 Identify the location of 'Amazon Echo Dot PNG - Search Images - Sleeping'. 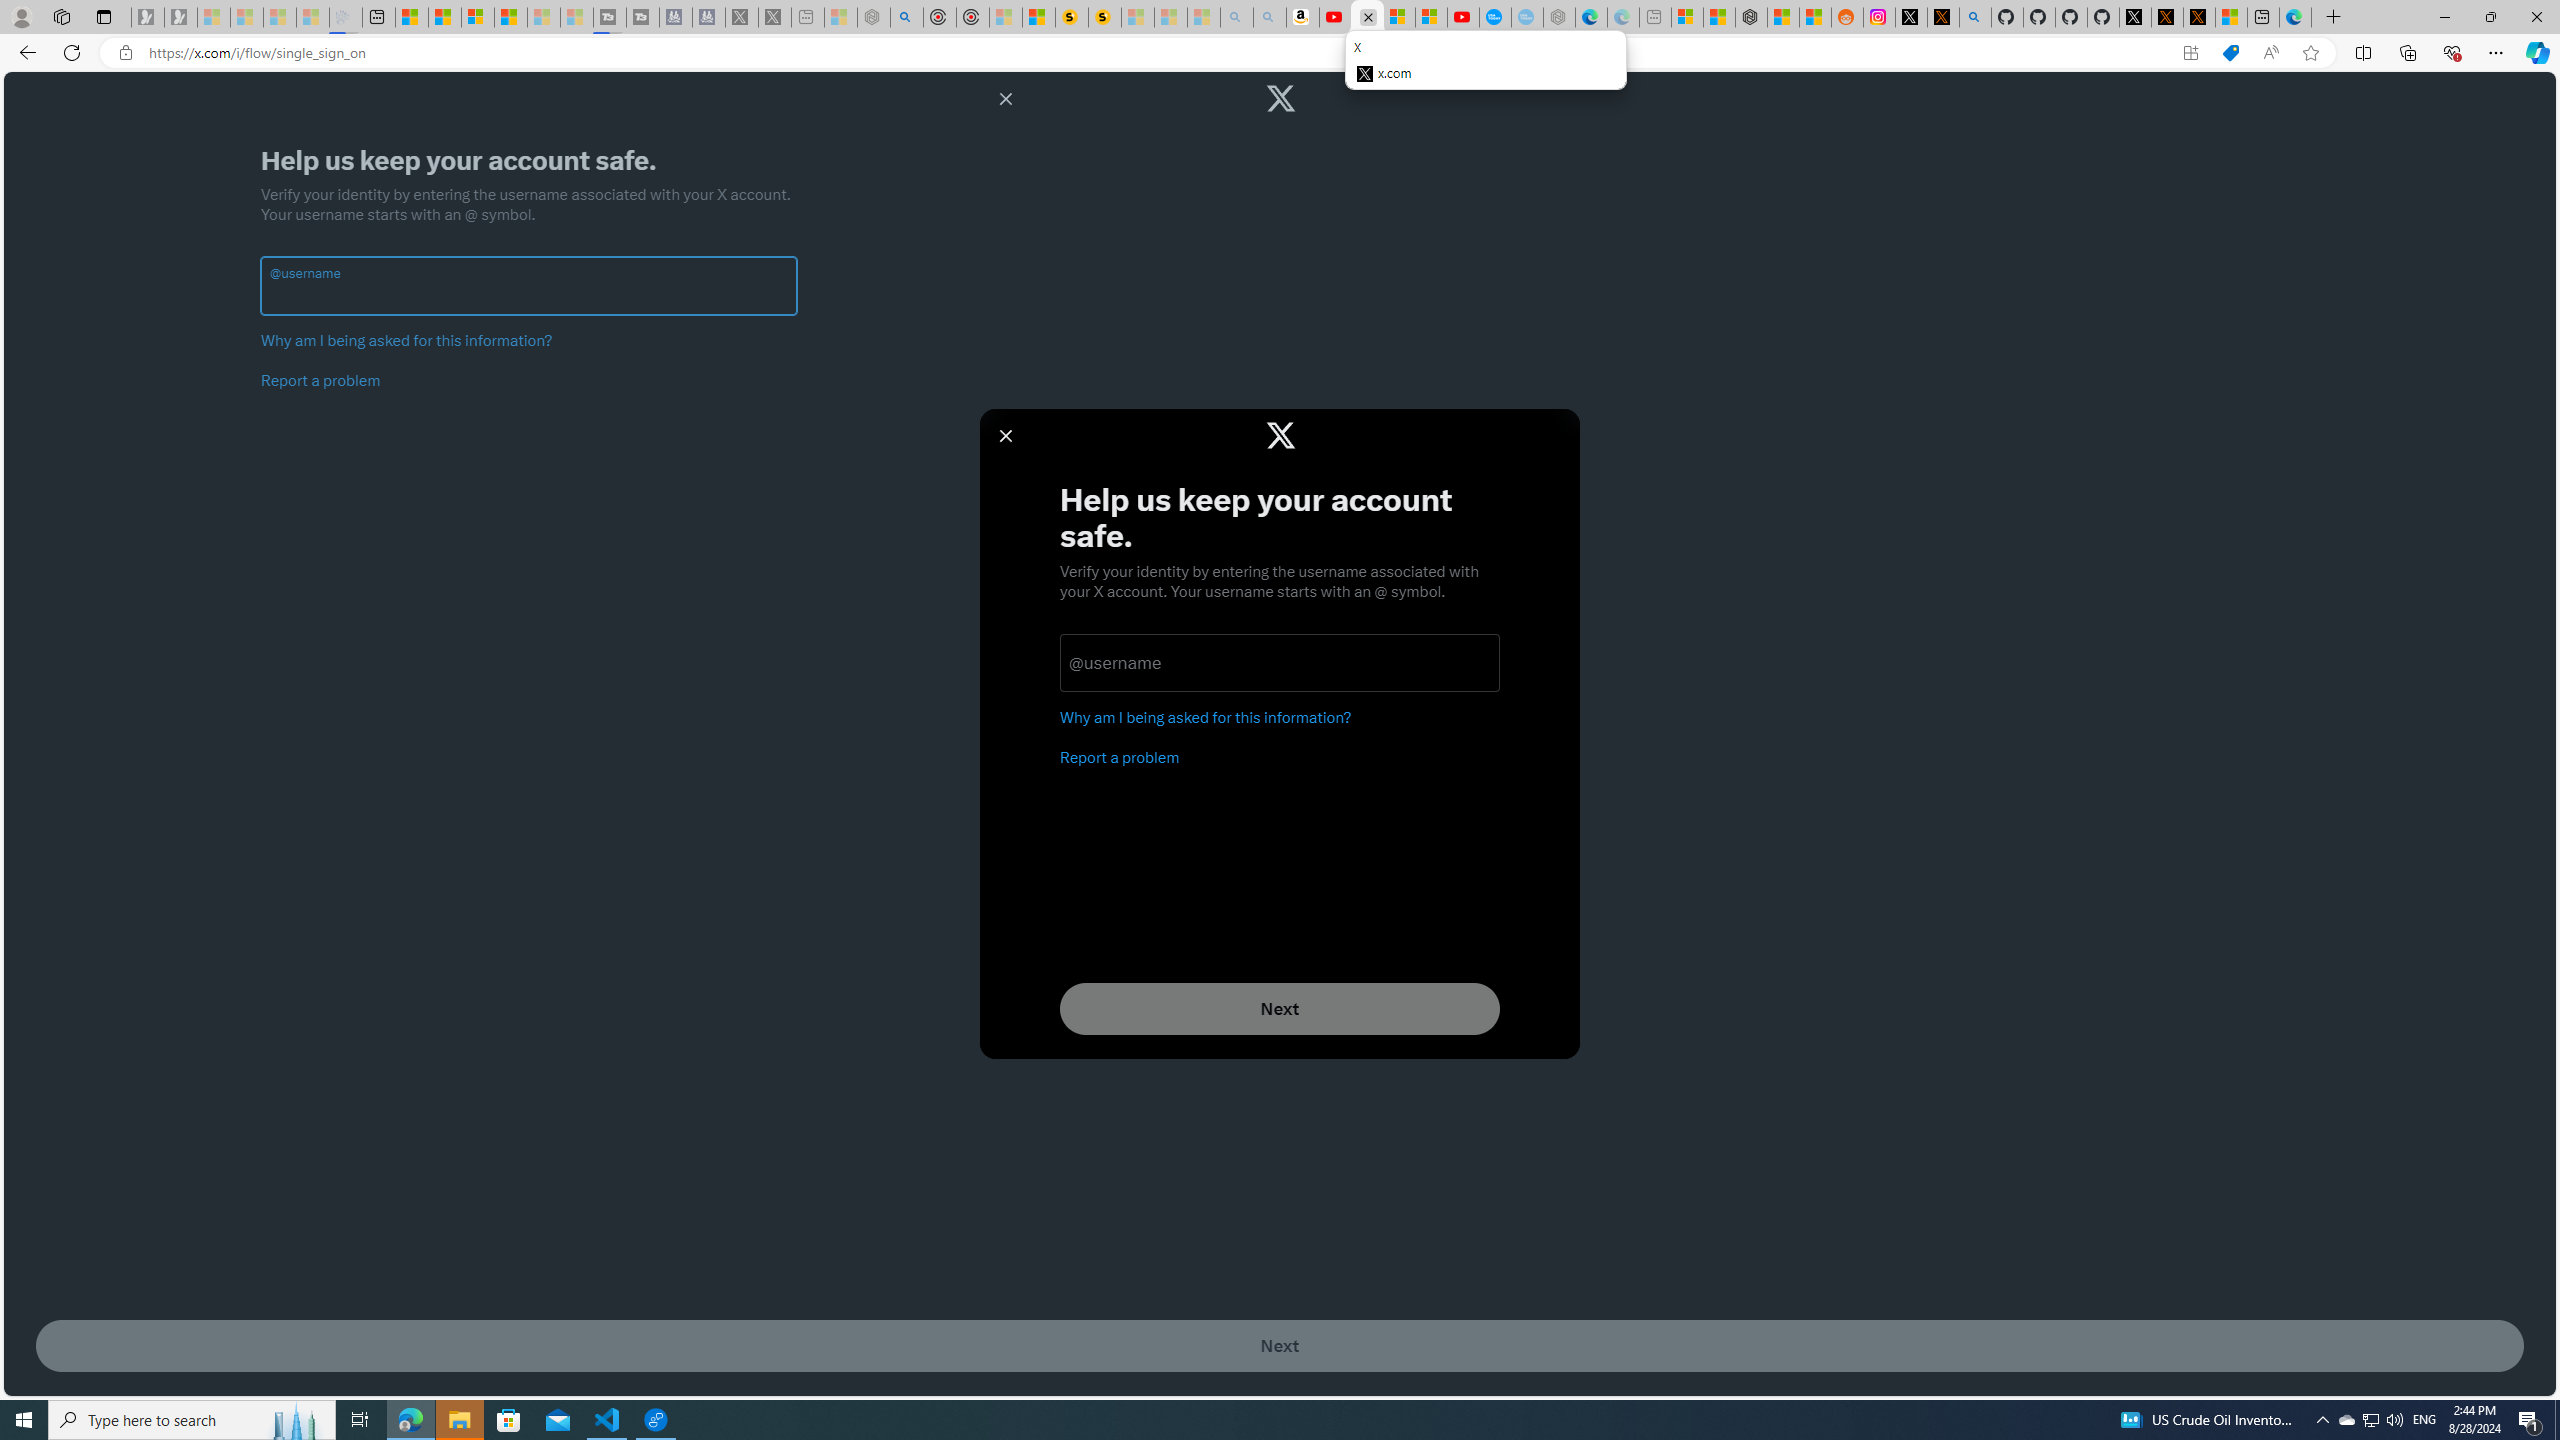
(1268, 16).